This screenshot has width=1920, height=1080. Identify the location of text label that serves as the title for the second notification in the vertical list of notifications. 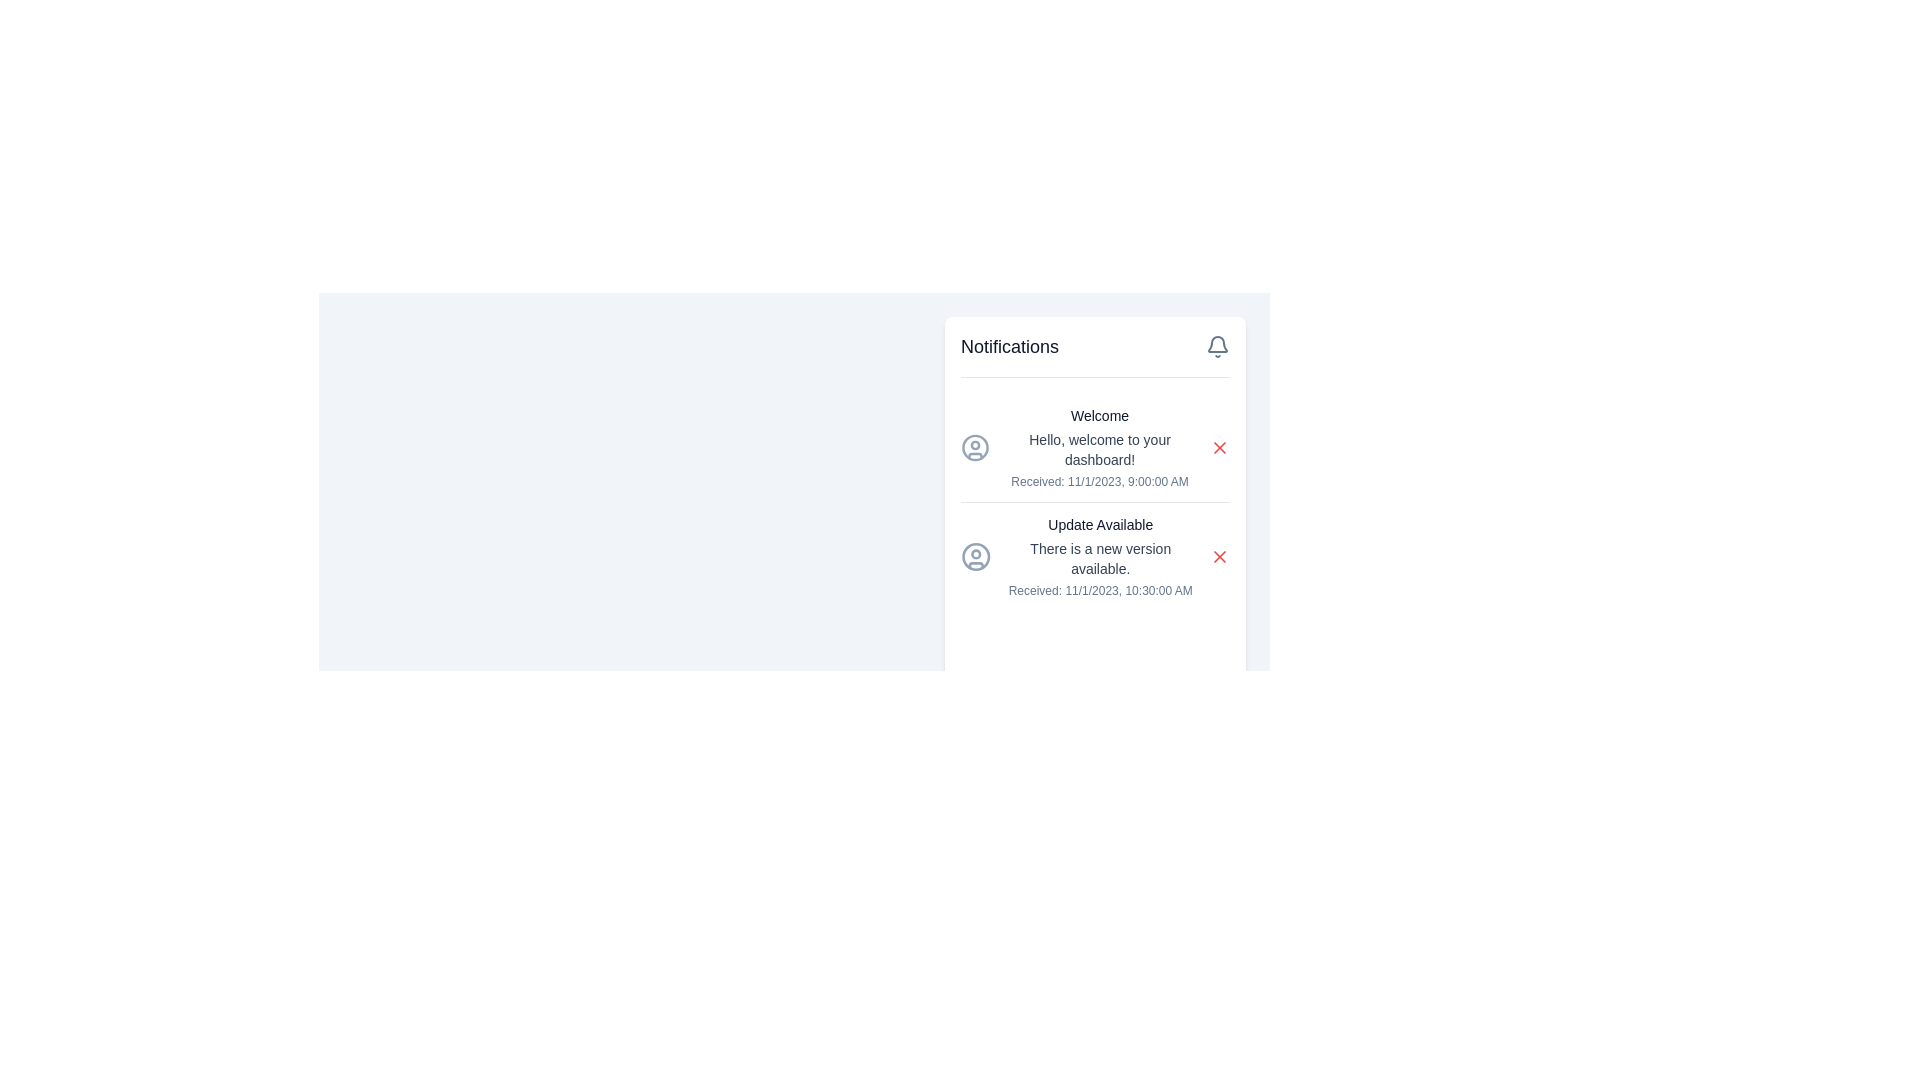
(1099, 523).